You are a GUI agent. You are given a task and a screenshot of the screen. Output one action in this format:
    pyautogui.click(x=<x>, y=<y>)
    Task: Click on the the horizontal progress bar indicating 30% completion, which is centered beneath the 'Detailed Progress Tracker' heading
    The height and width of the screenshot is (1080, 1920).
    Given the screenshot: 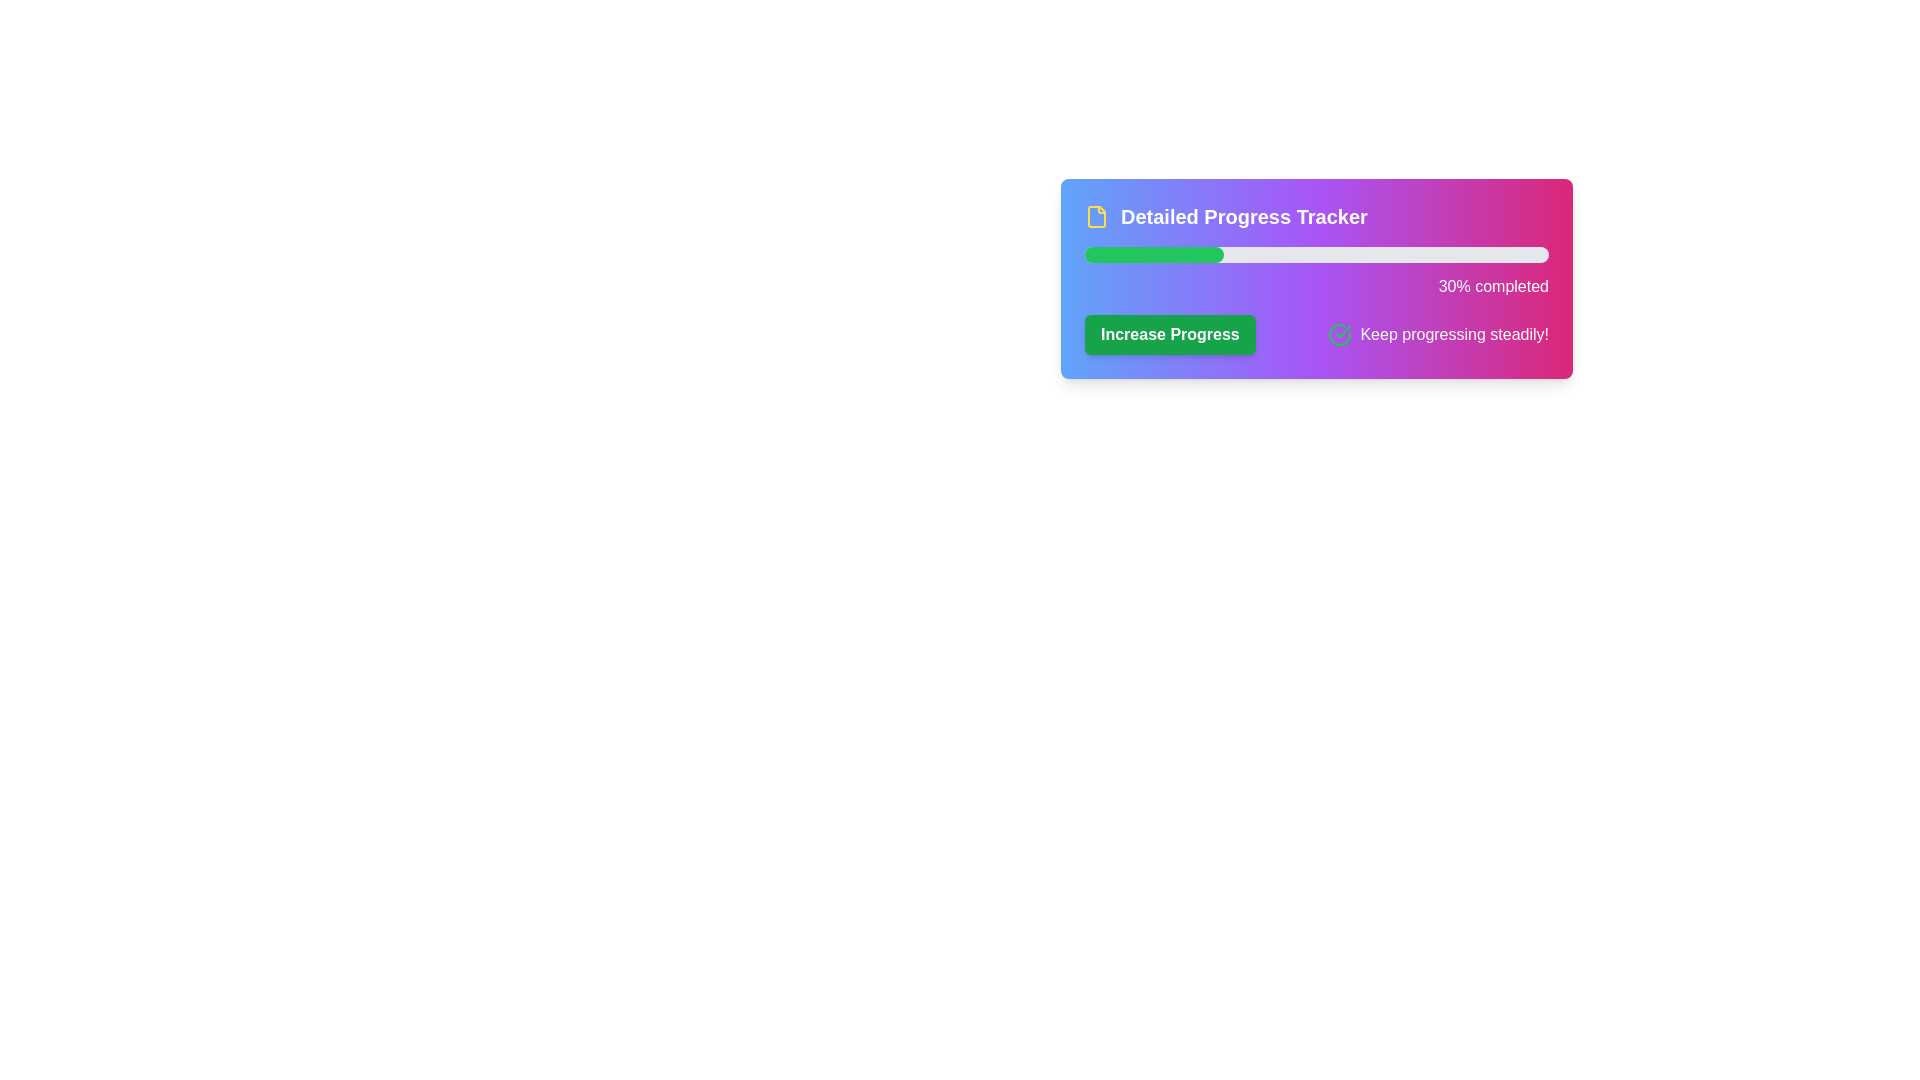 What is the action you would take?
    pyautogui.click(x=1316, y=273)
    